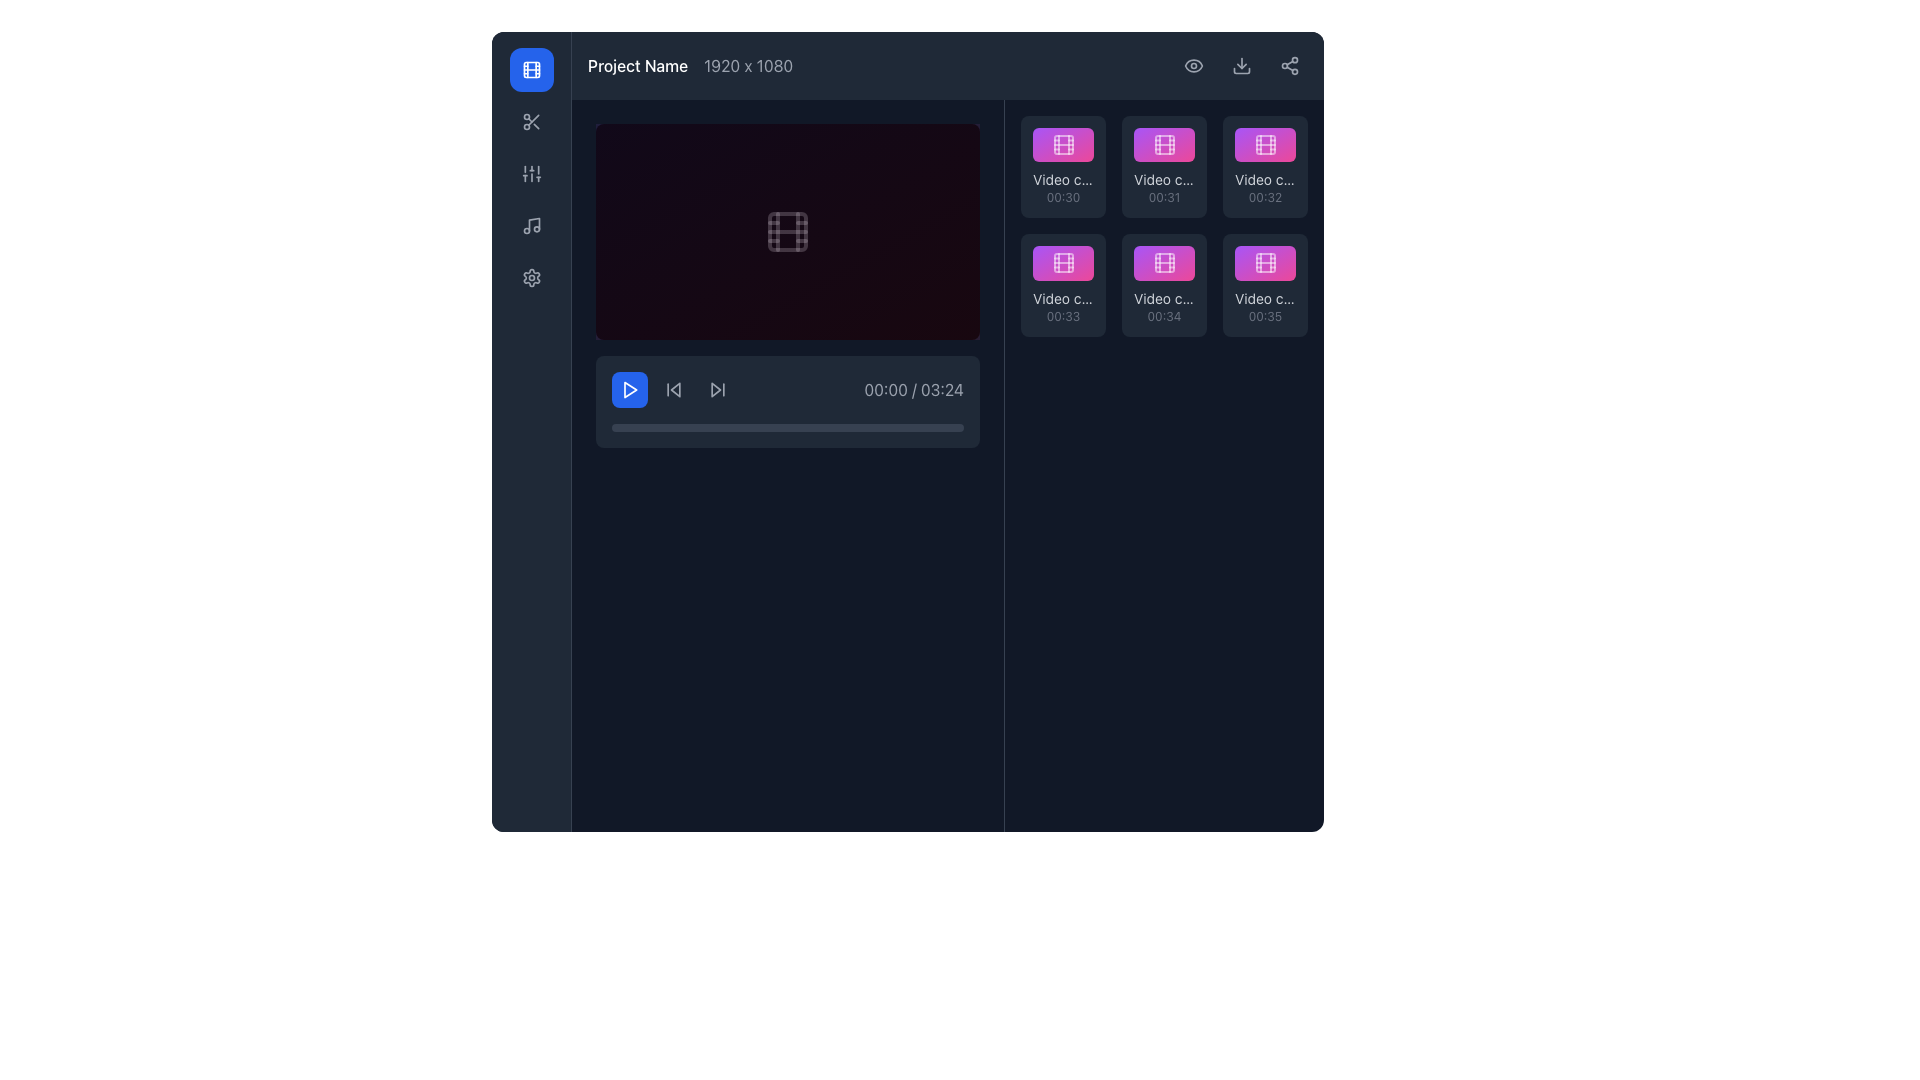 Image resolution: width=1920 pixels, height=1080 pixels. What do you see at coordinates (1264, 315) in the screenshot?
I see `the Text Label displaying '00:35', which is a small gray font positioned beneath 'Video clip 6' in the last column and row of the grid layout` at bounding box center [1264, 315].